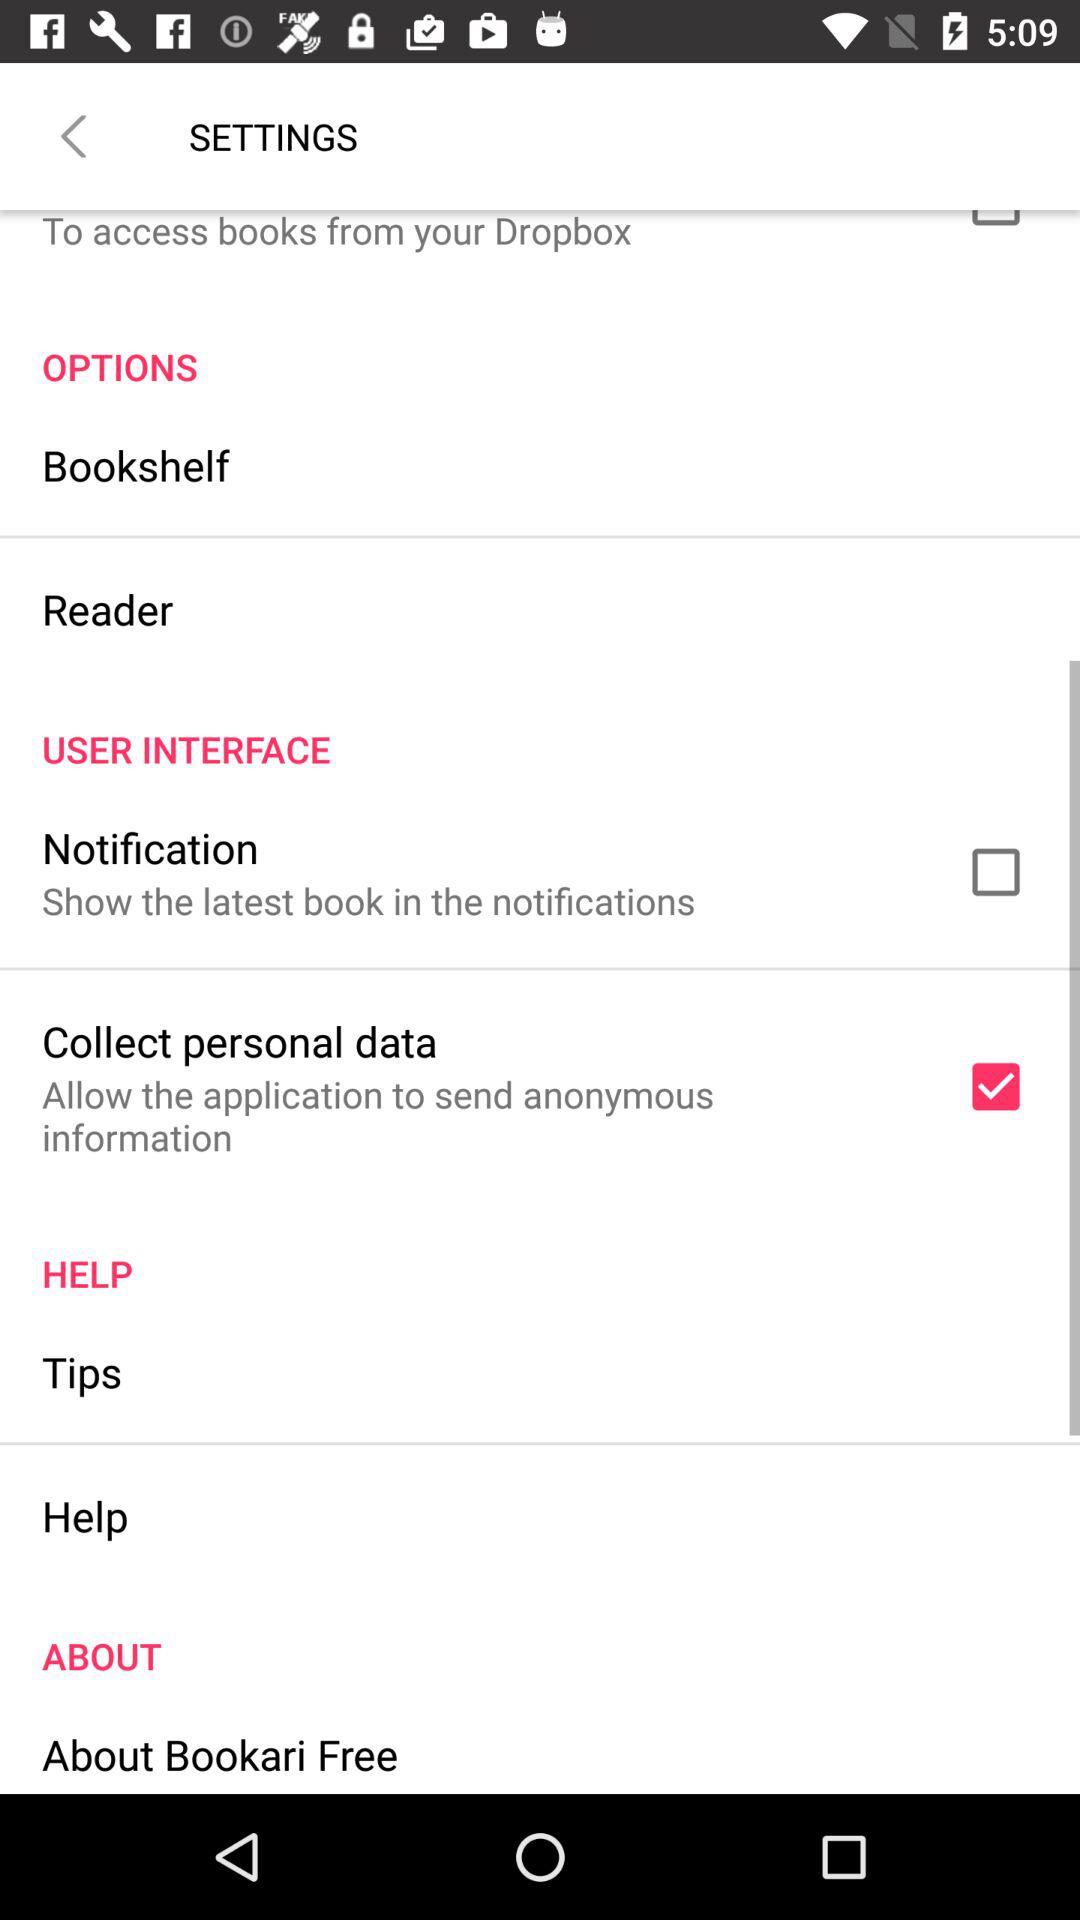 The image size is (1080, 1920). What do you see at coordinates (81, 1370) in the screenshot?
I see `item above the help item` at bounding box center [81, 1370].